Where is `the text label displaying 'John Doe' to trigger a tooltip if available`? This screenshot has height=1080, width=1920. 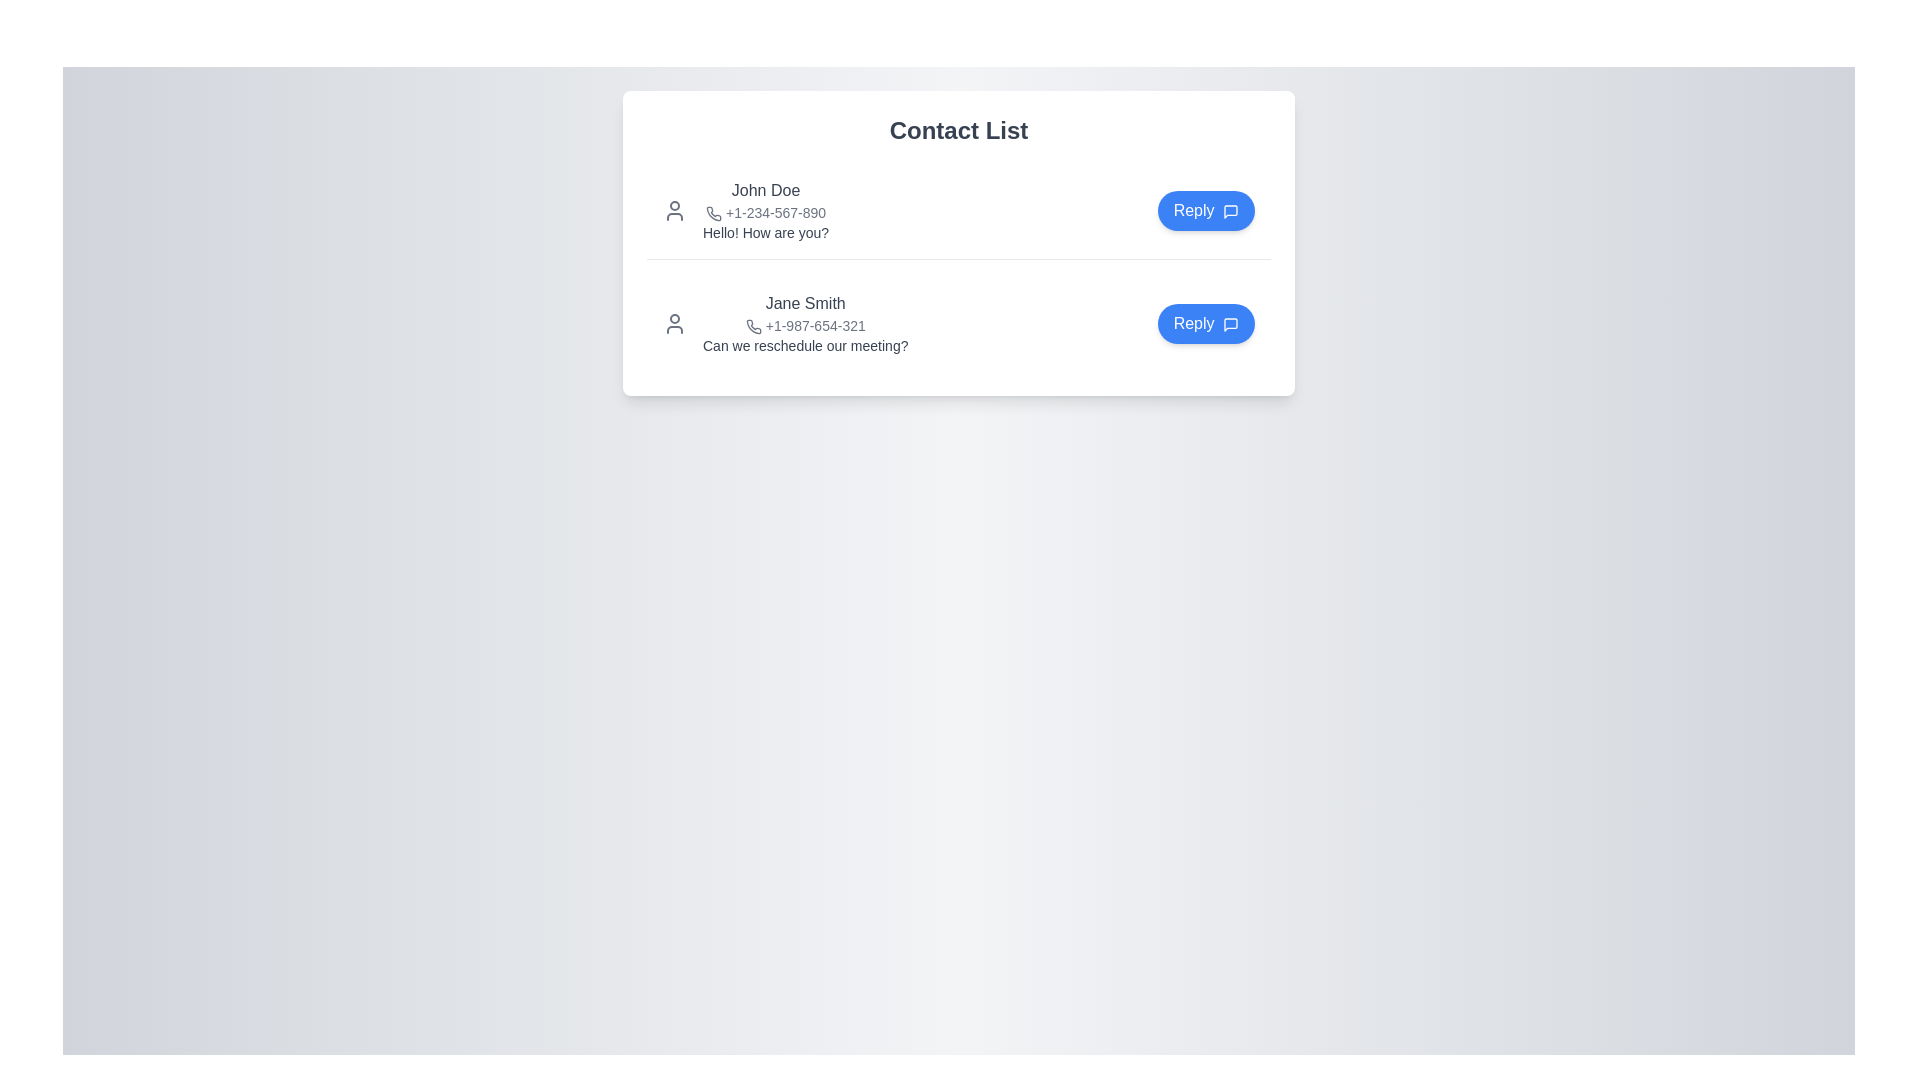 the text label displaying 'John Doe' to trigger a tooltip if available is located at coordinates (765, 191).